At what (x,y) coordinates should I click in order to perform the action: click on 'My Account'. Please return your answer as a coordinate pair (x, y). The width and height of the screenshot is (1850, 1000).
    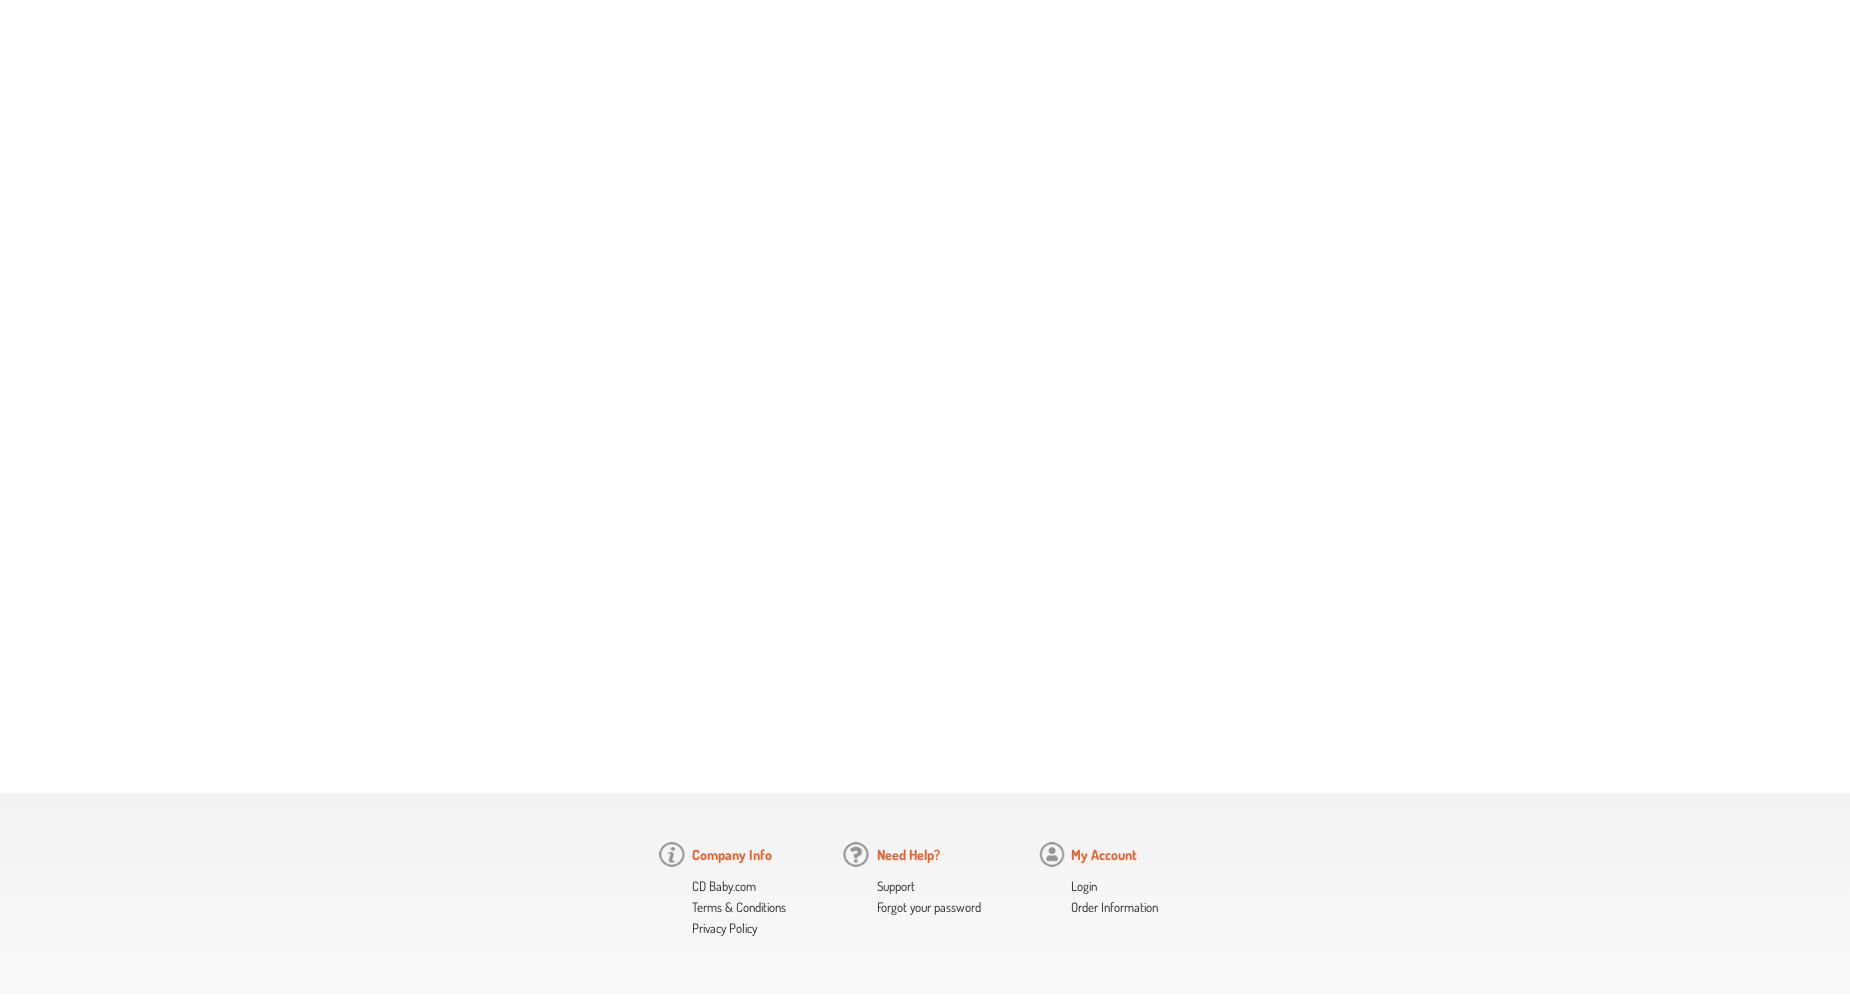
    Looking at the image, I should click on (1103, 853).